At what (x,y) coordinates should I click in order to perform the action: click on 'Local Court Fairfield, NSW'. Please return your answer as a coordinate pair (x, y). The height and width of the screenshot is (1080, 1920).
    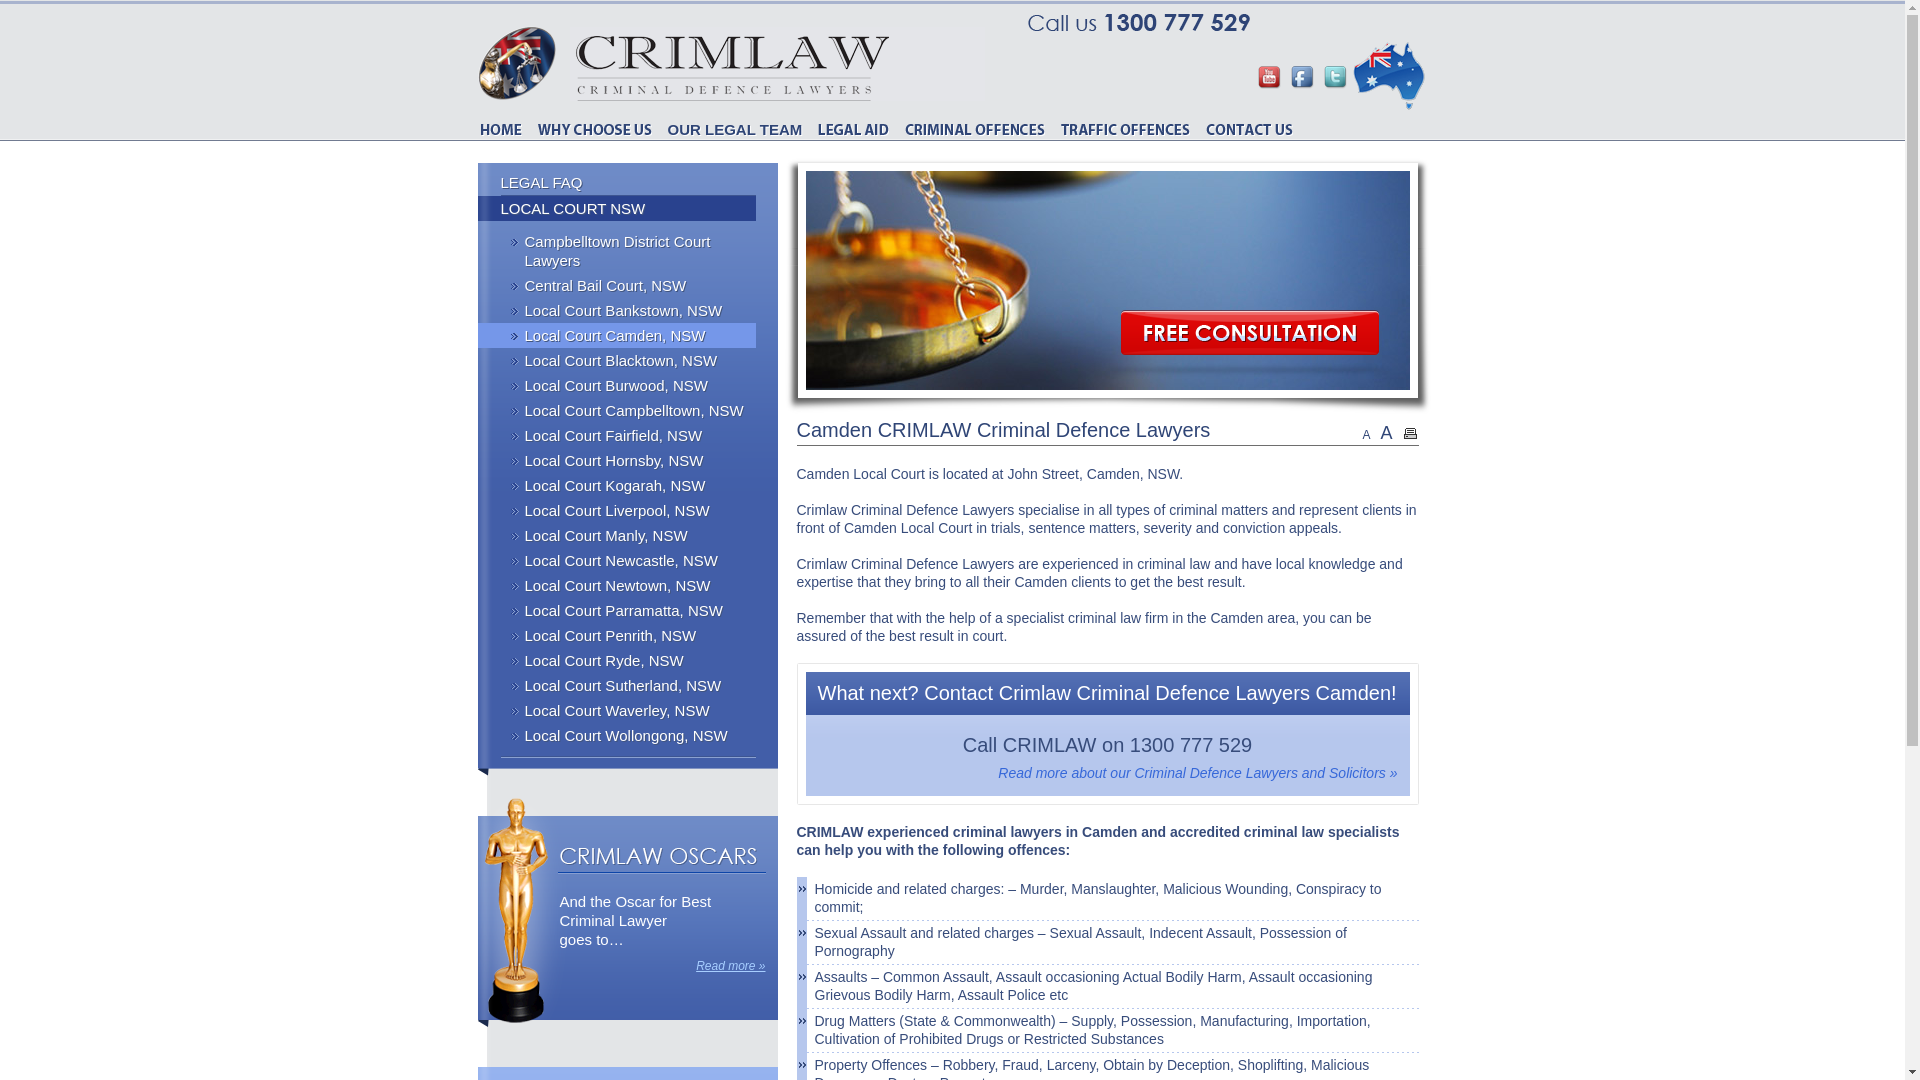
    Looking at the image, I should click on (616, 434).